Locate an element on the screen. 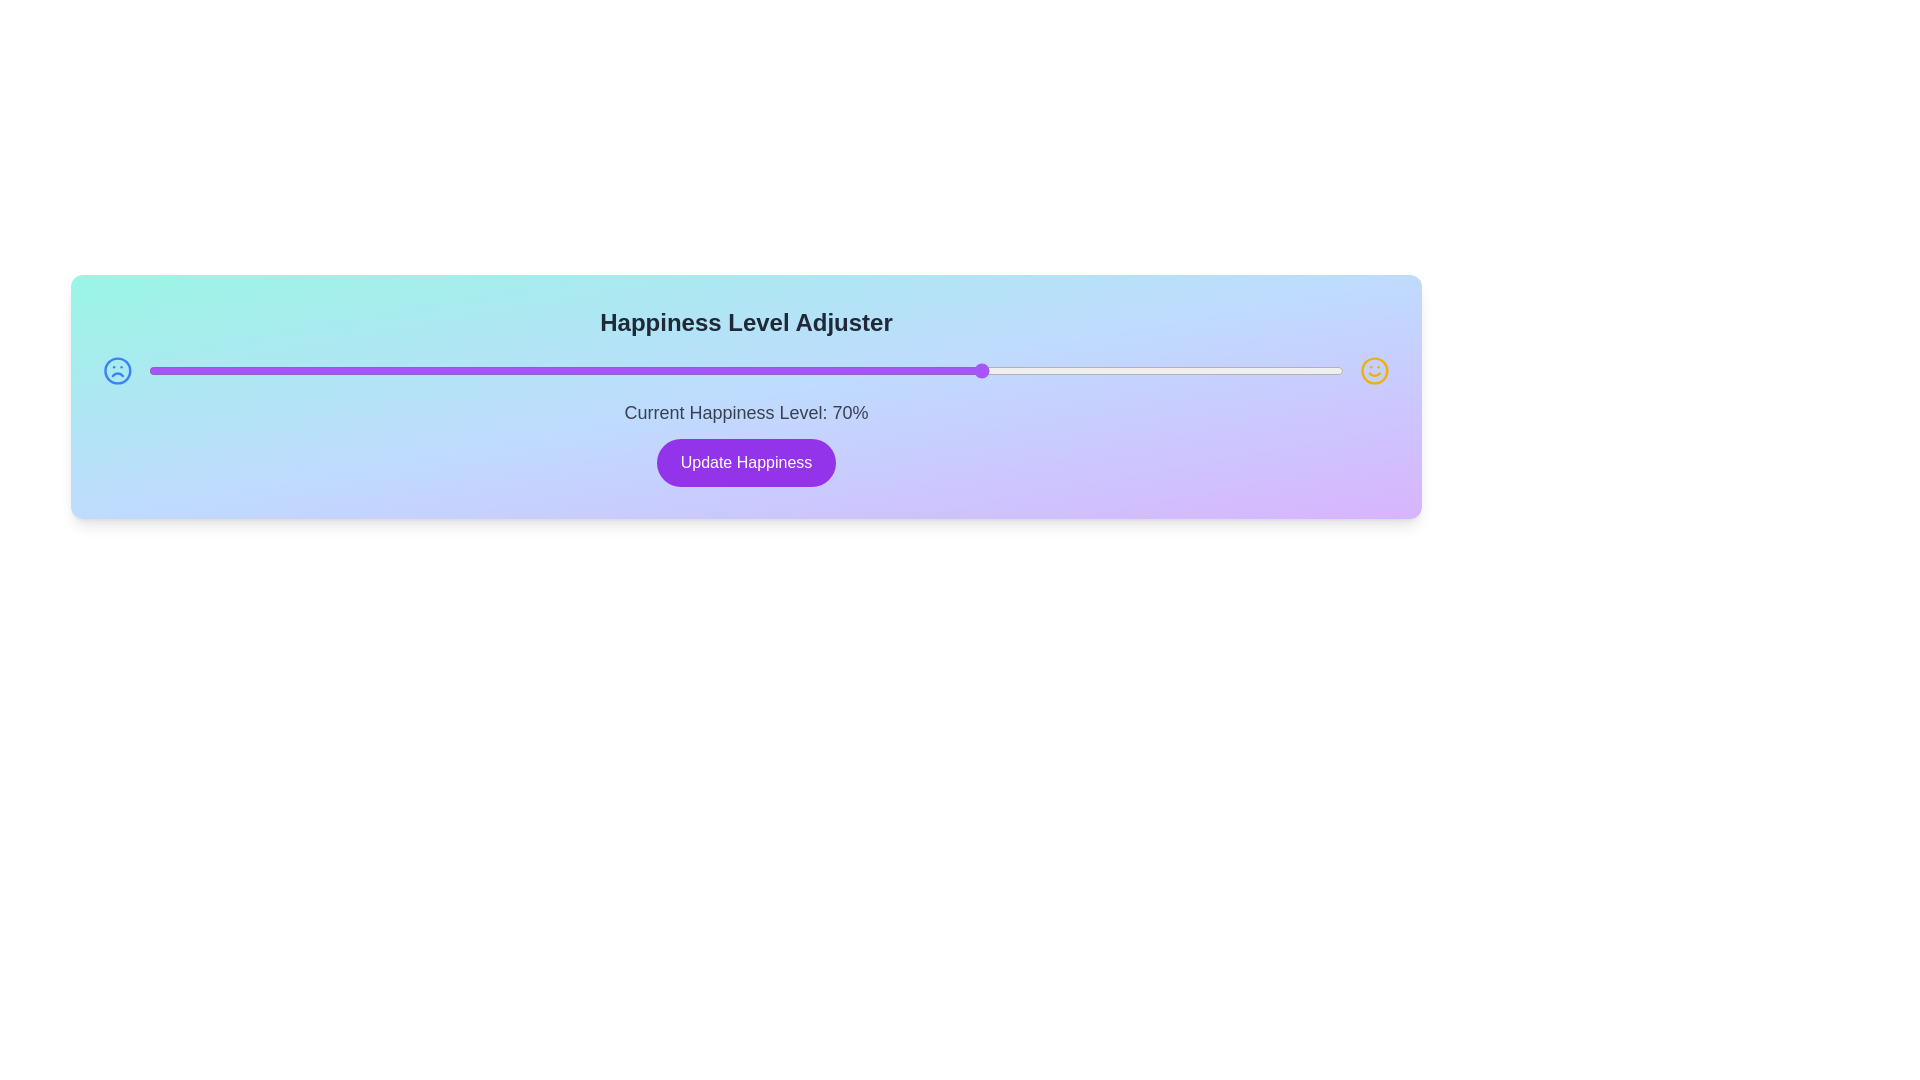 The width and height of the screenshot is (1920, 1080). 'Update Happiness' button is located at coordinates (745, 462).